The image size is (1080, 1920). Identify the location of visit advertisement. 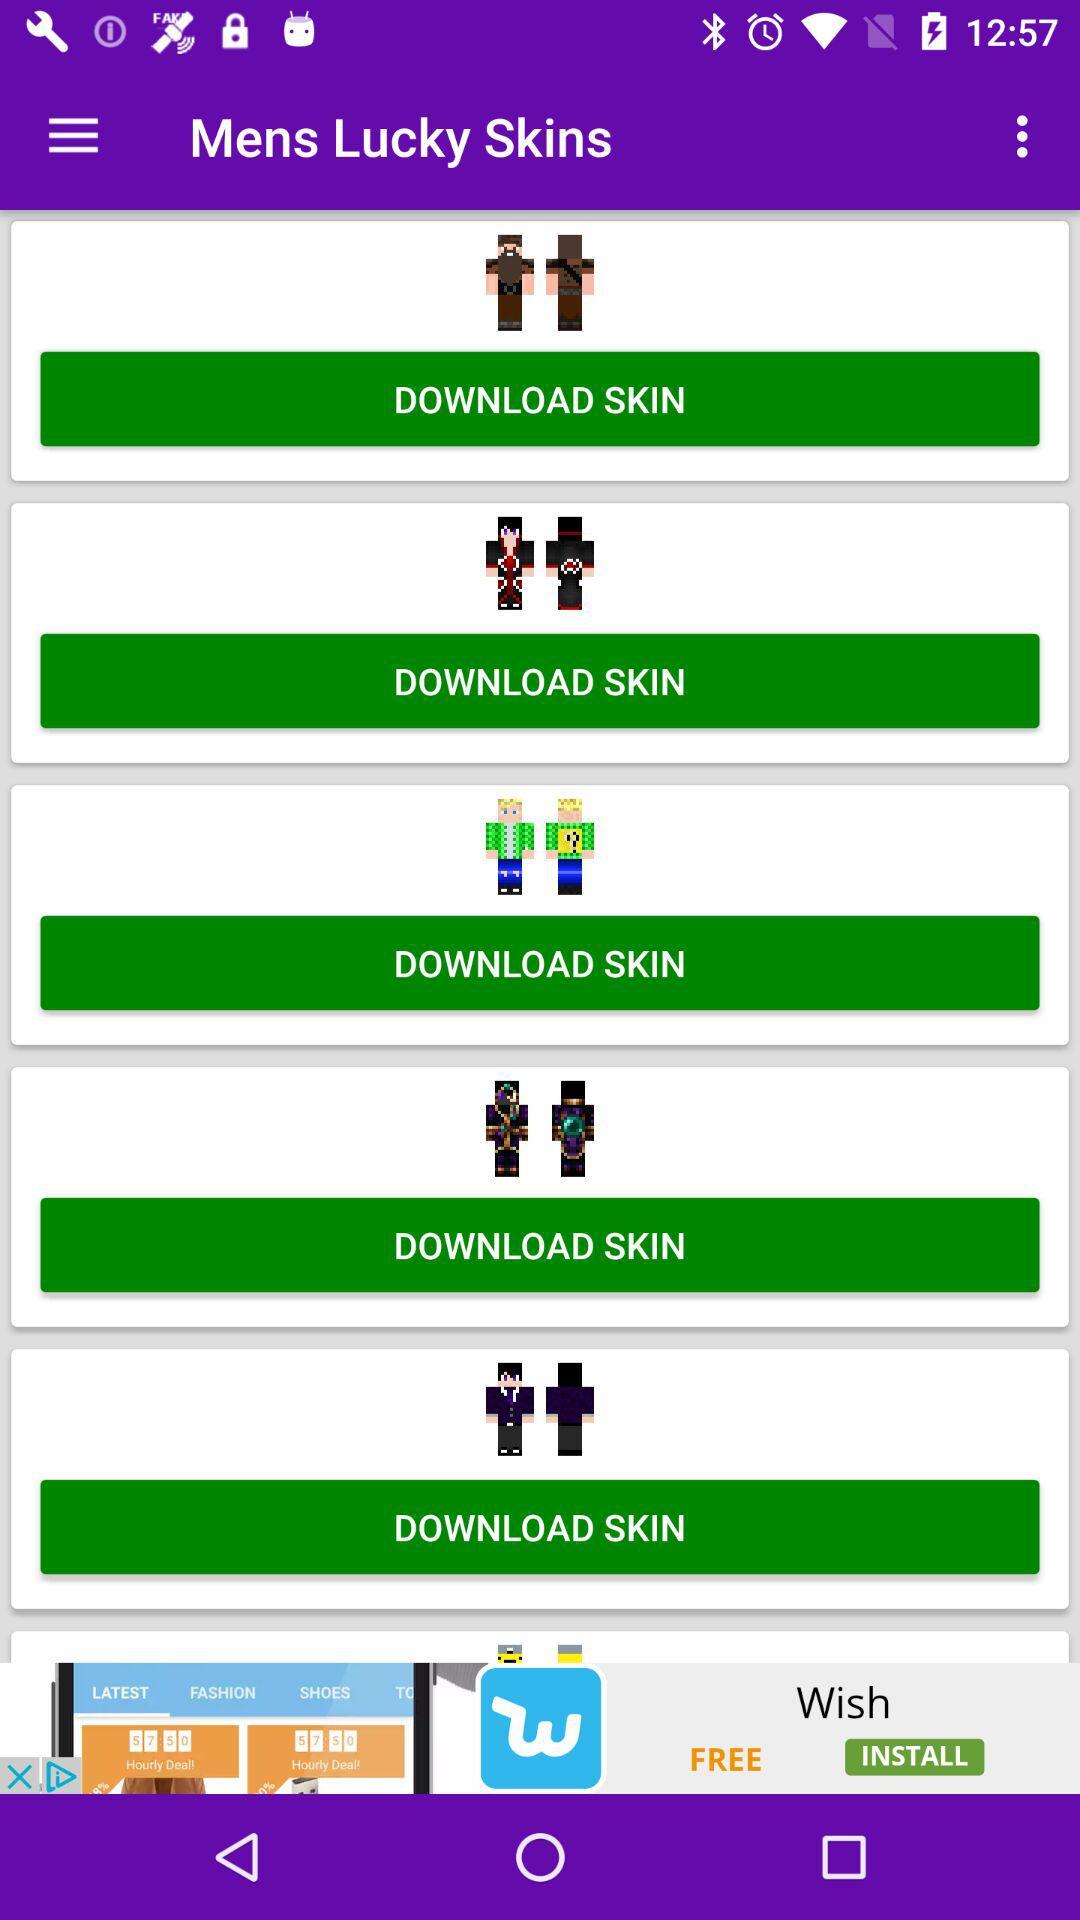
(540, 1727).